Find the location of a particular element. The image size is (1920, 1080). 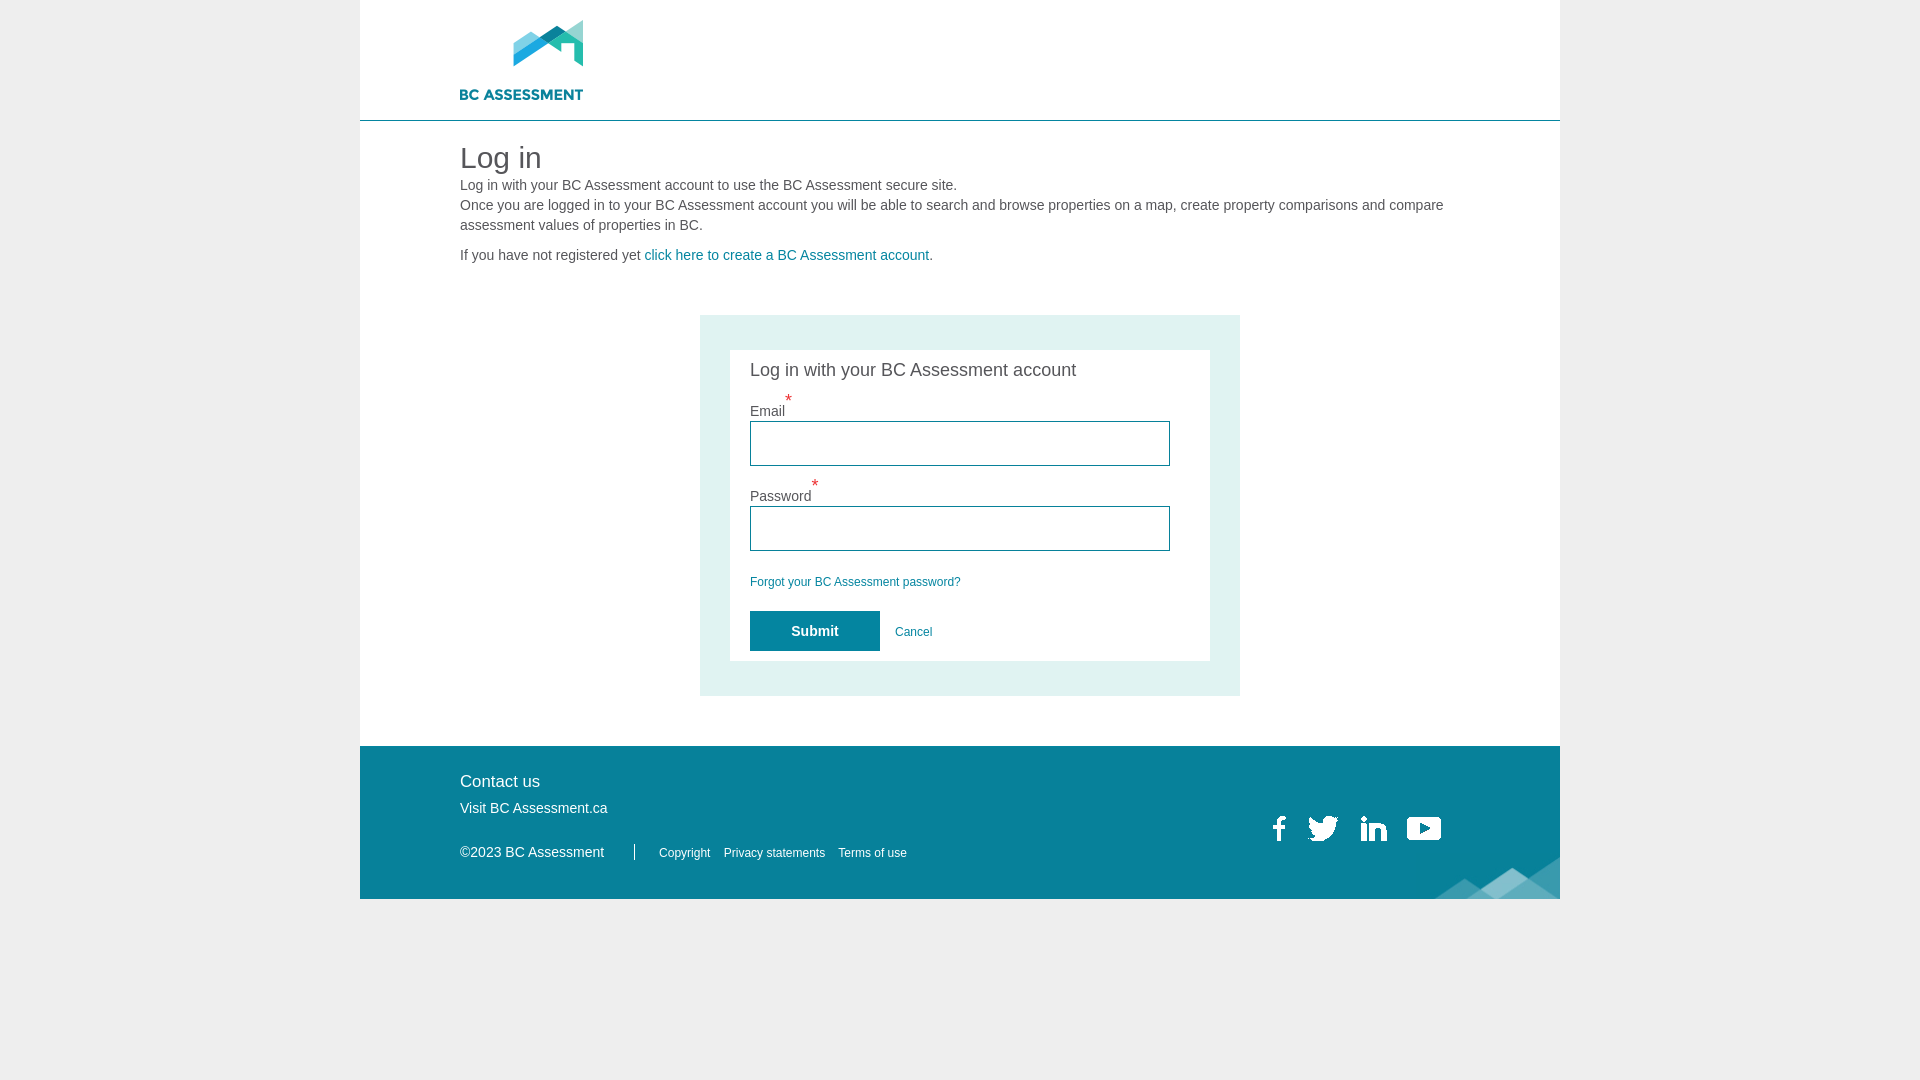

'click here to create a BC Assessment account' is located at coordinates (785, 253).